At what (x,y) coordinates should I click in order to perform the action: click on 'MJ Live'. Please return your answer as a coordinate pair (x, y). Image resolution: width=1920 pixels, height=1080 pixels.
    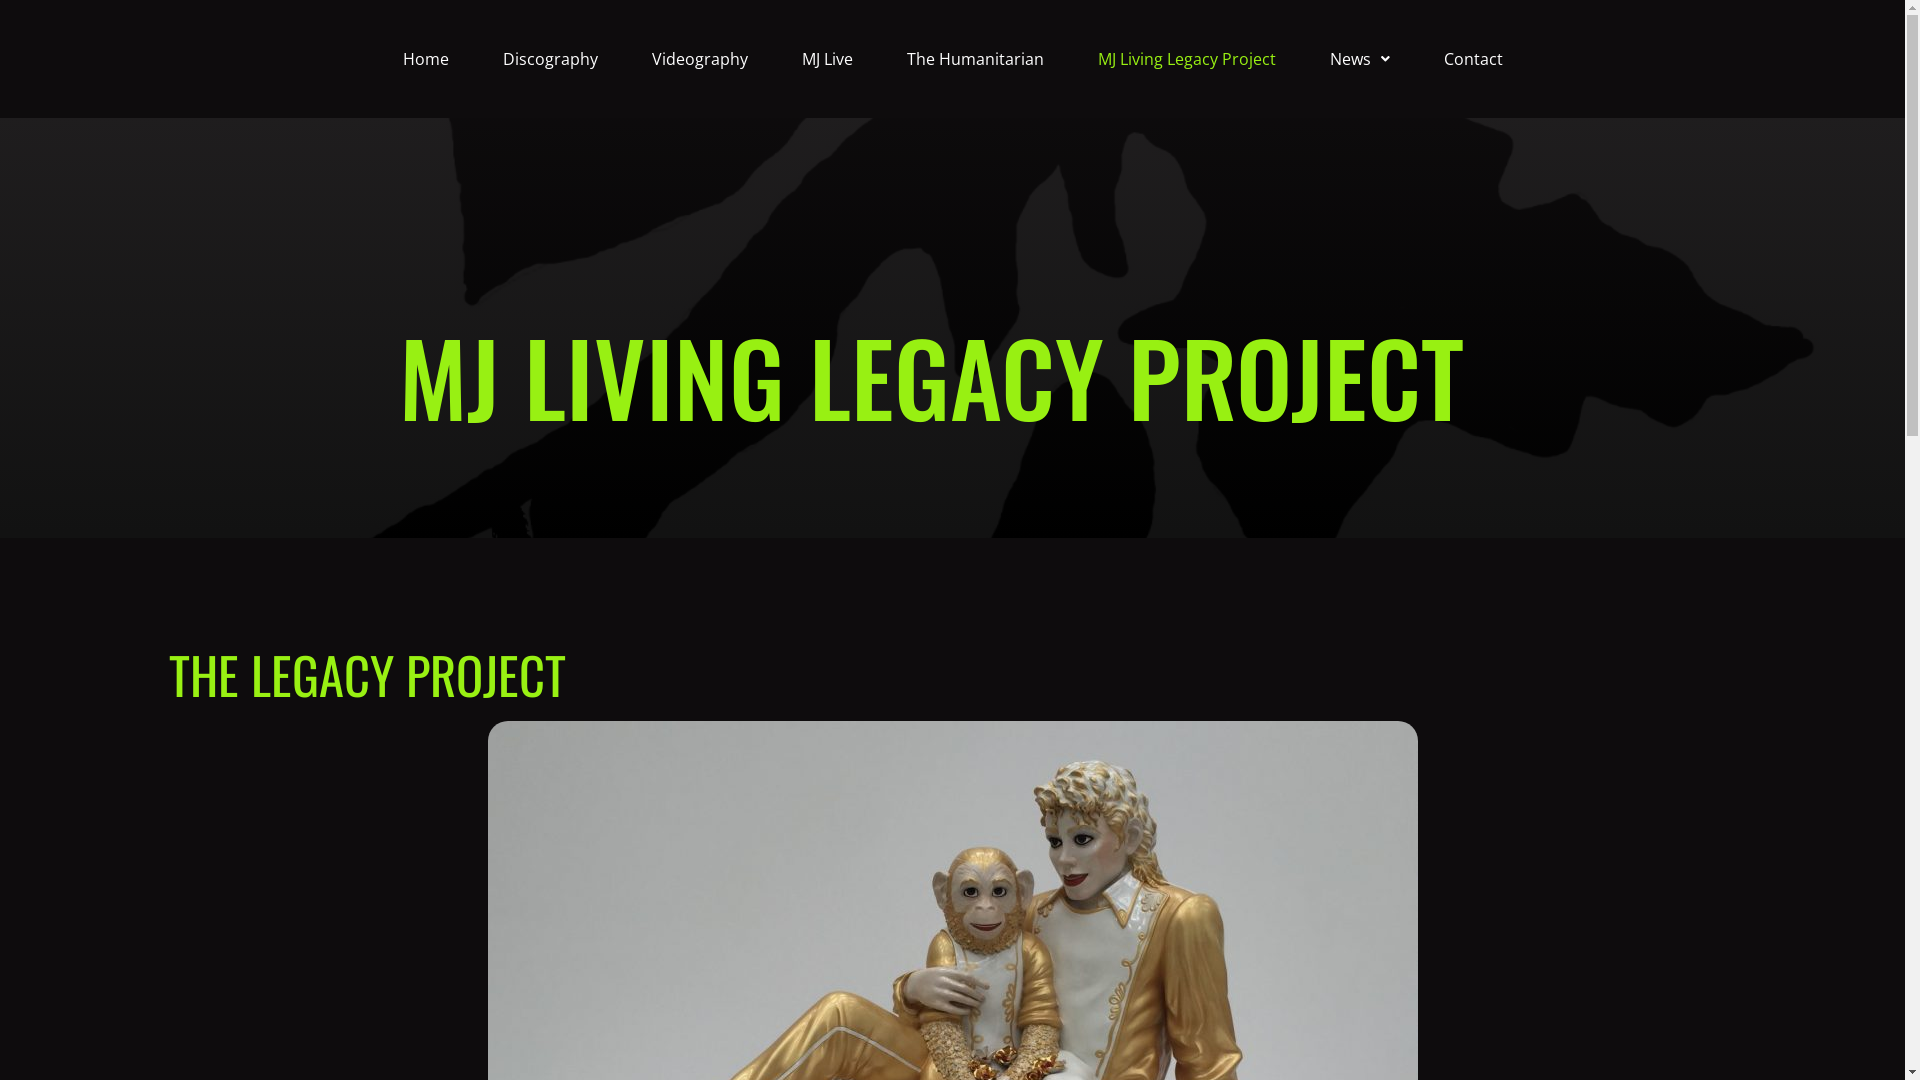
    Looking at the image, I should click on (826, 57).